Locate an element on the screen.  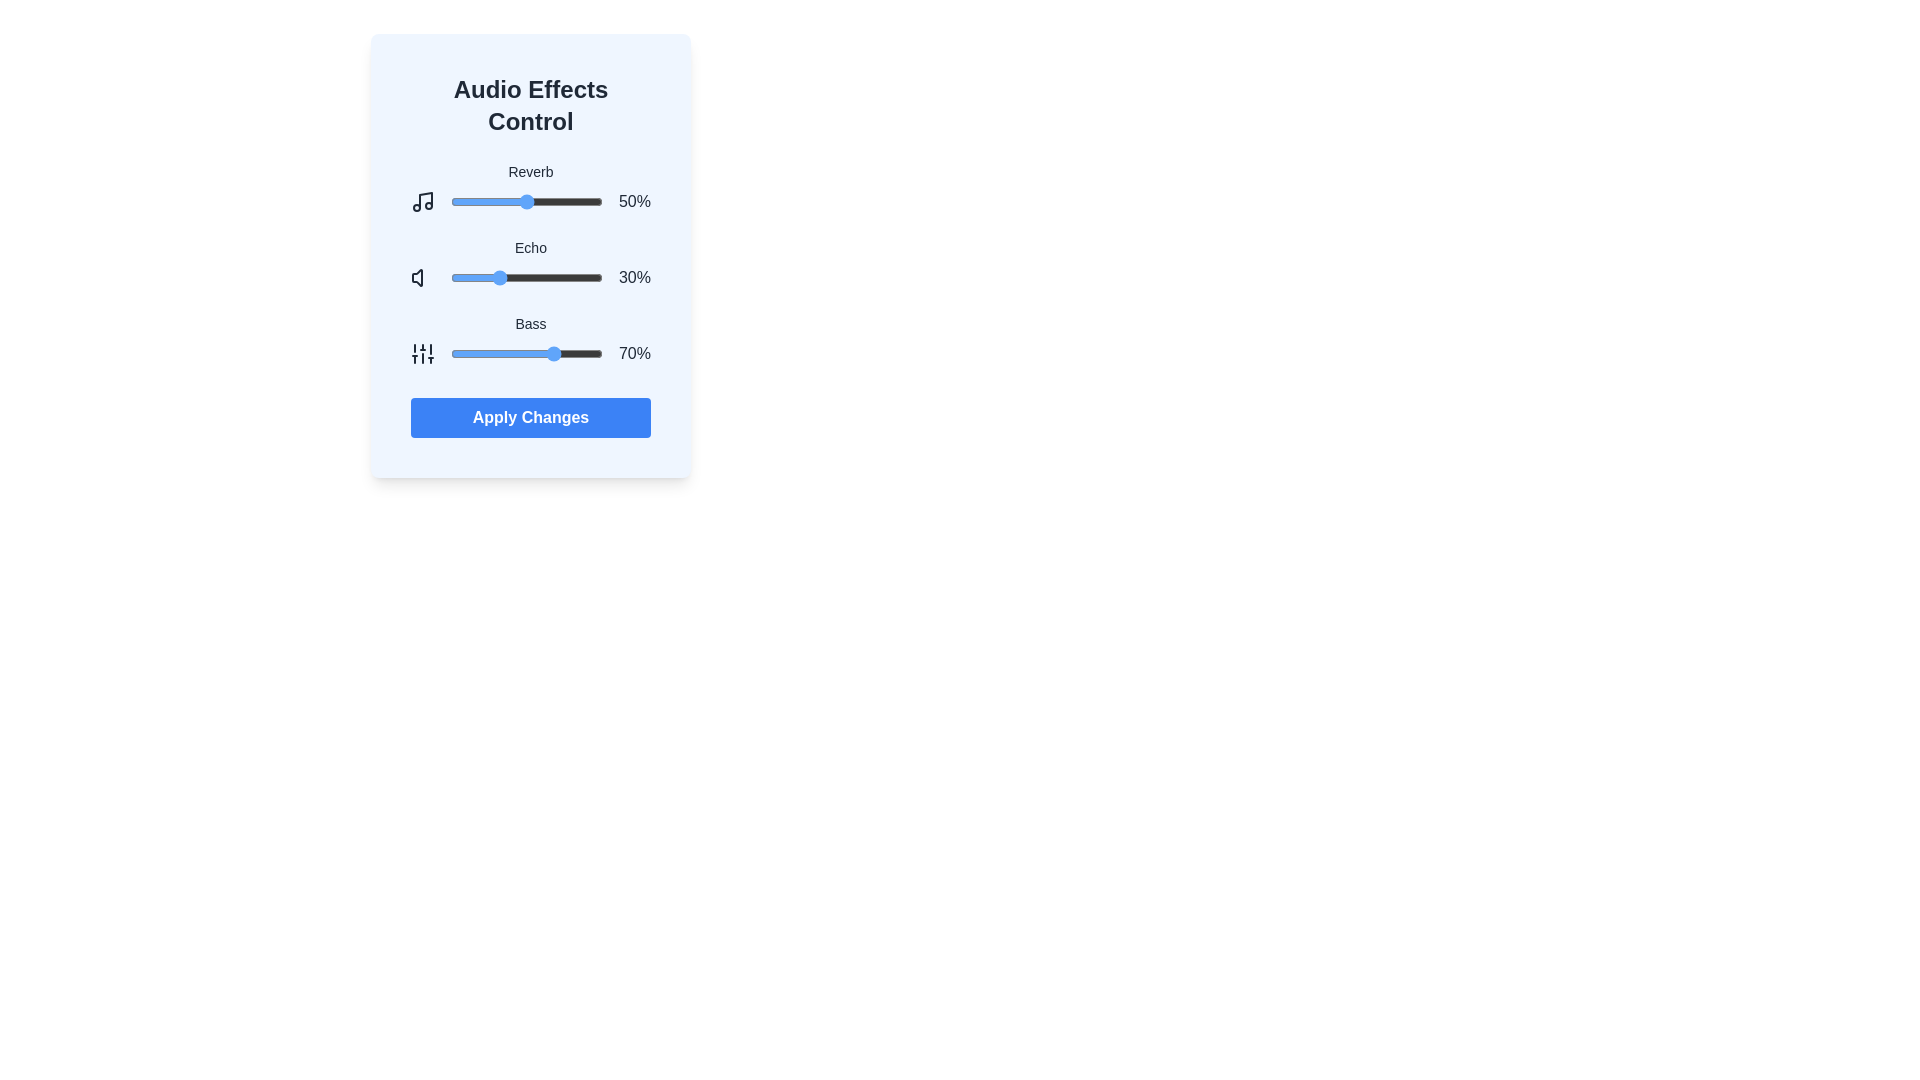
displayed percentage from the numeric indicator showing '50%' in bold black text, located at the end of the horizontal slider on the right is located at coordinates (633, 201).